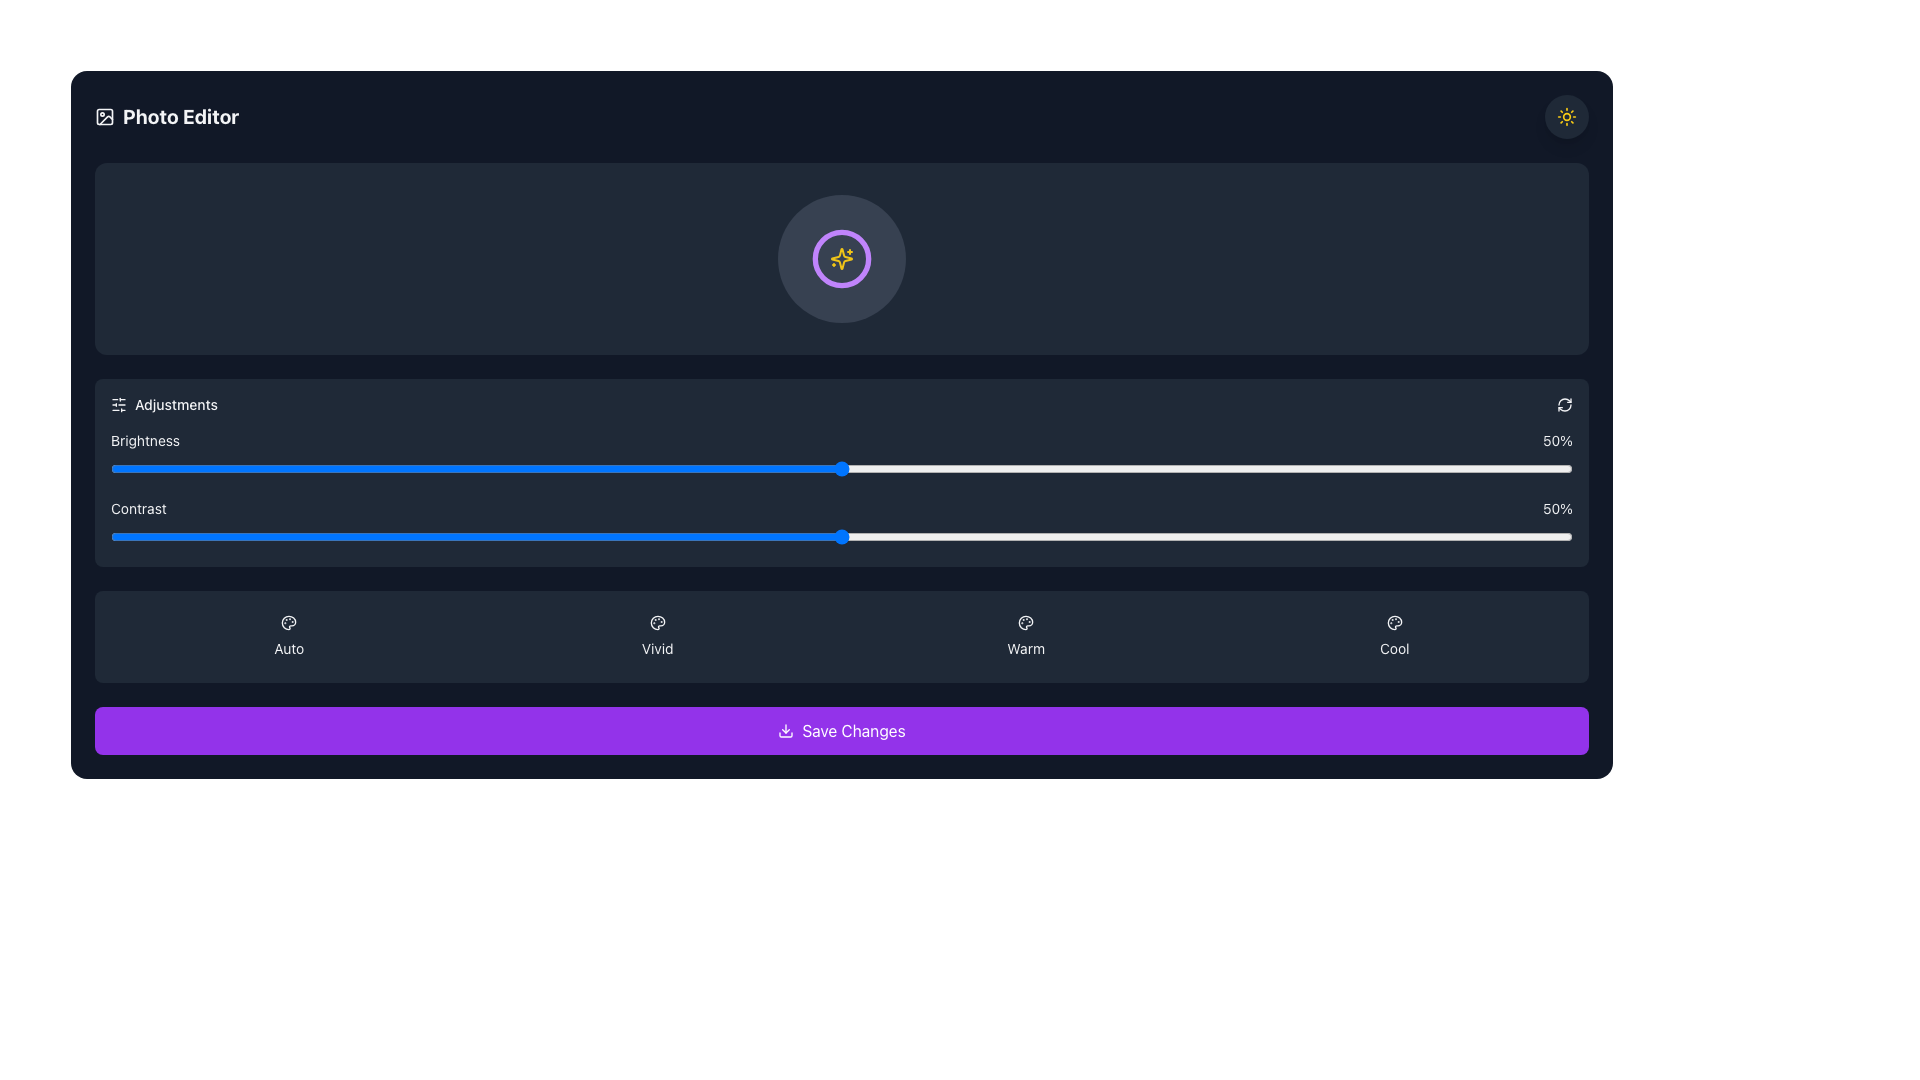 Image resolution: width=1920 pixels, height=1080 pixels. What do you see at coordinates (1026, 622) in the screenshot?
I see `the small circular painter's palette icon located at the center of the 'Warm' option button, which is one of the four buttons labeled 'Auto,' 'Vivid,' 'Warm,' and 'Cool.'` at bounding box center [1026, 622].